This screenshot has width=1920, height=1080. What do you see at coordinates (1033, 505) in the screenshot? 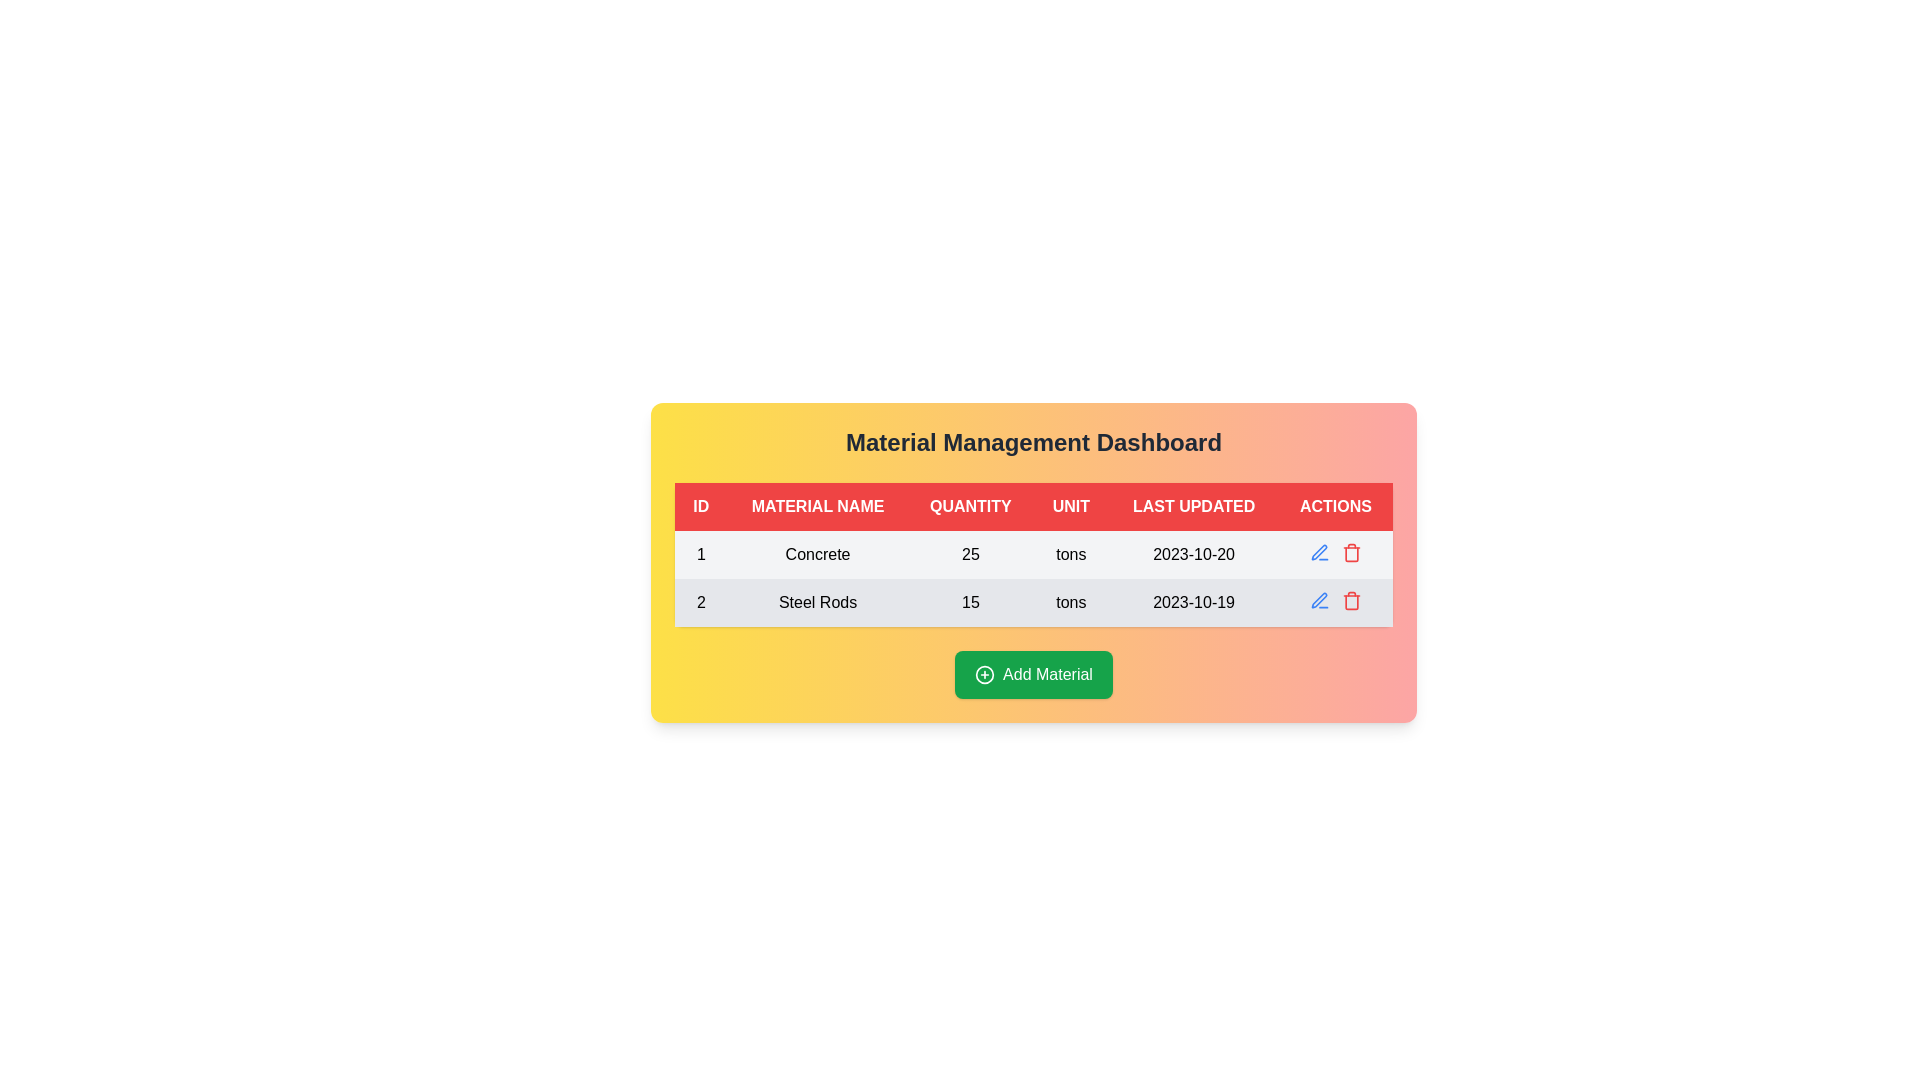
I see `the Table Header element with a red background and white uppercase text that contains column titles including 'ID', 'Material Name', 'Quantity', 'Unit', 'Last Updated', and 'Actions'` at bounding box center [1033, 505].